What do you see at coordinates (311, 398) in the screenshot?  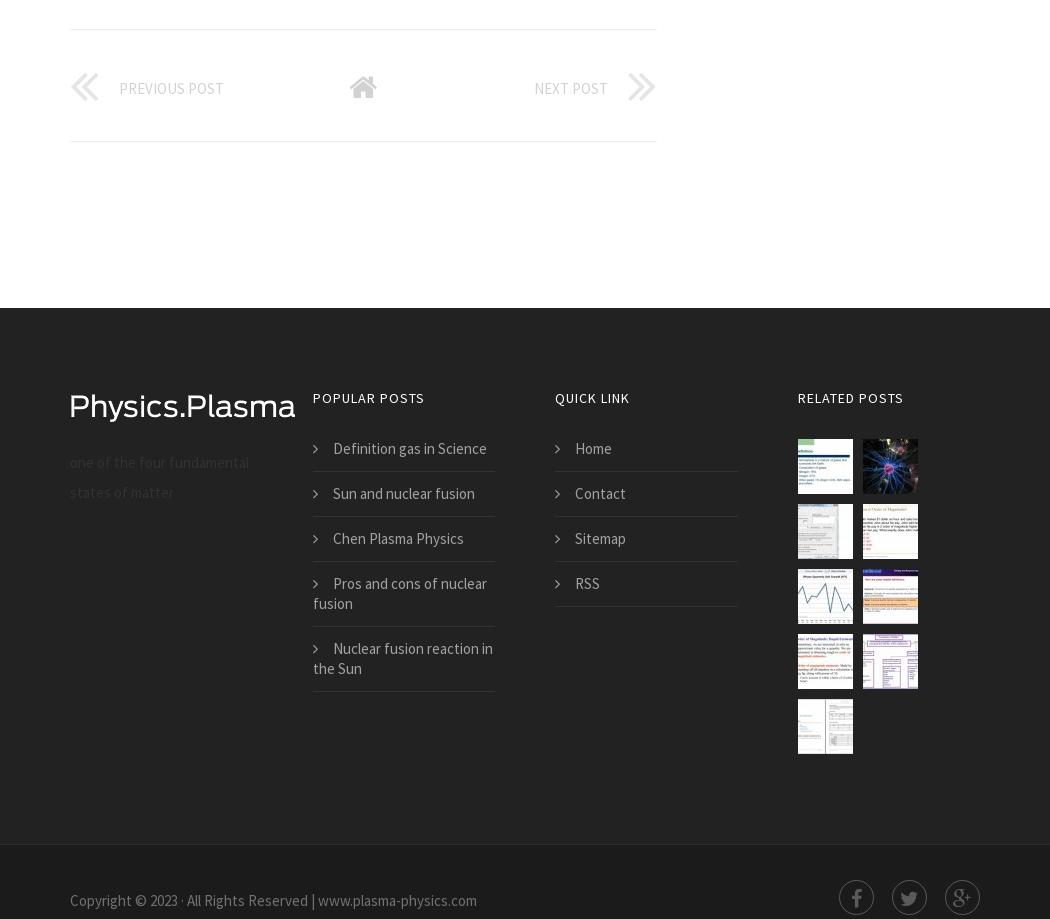 I see `'popular posts'` at bounding box center [311, 398].